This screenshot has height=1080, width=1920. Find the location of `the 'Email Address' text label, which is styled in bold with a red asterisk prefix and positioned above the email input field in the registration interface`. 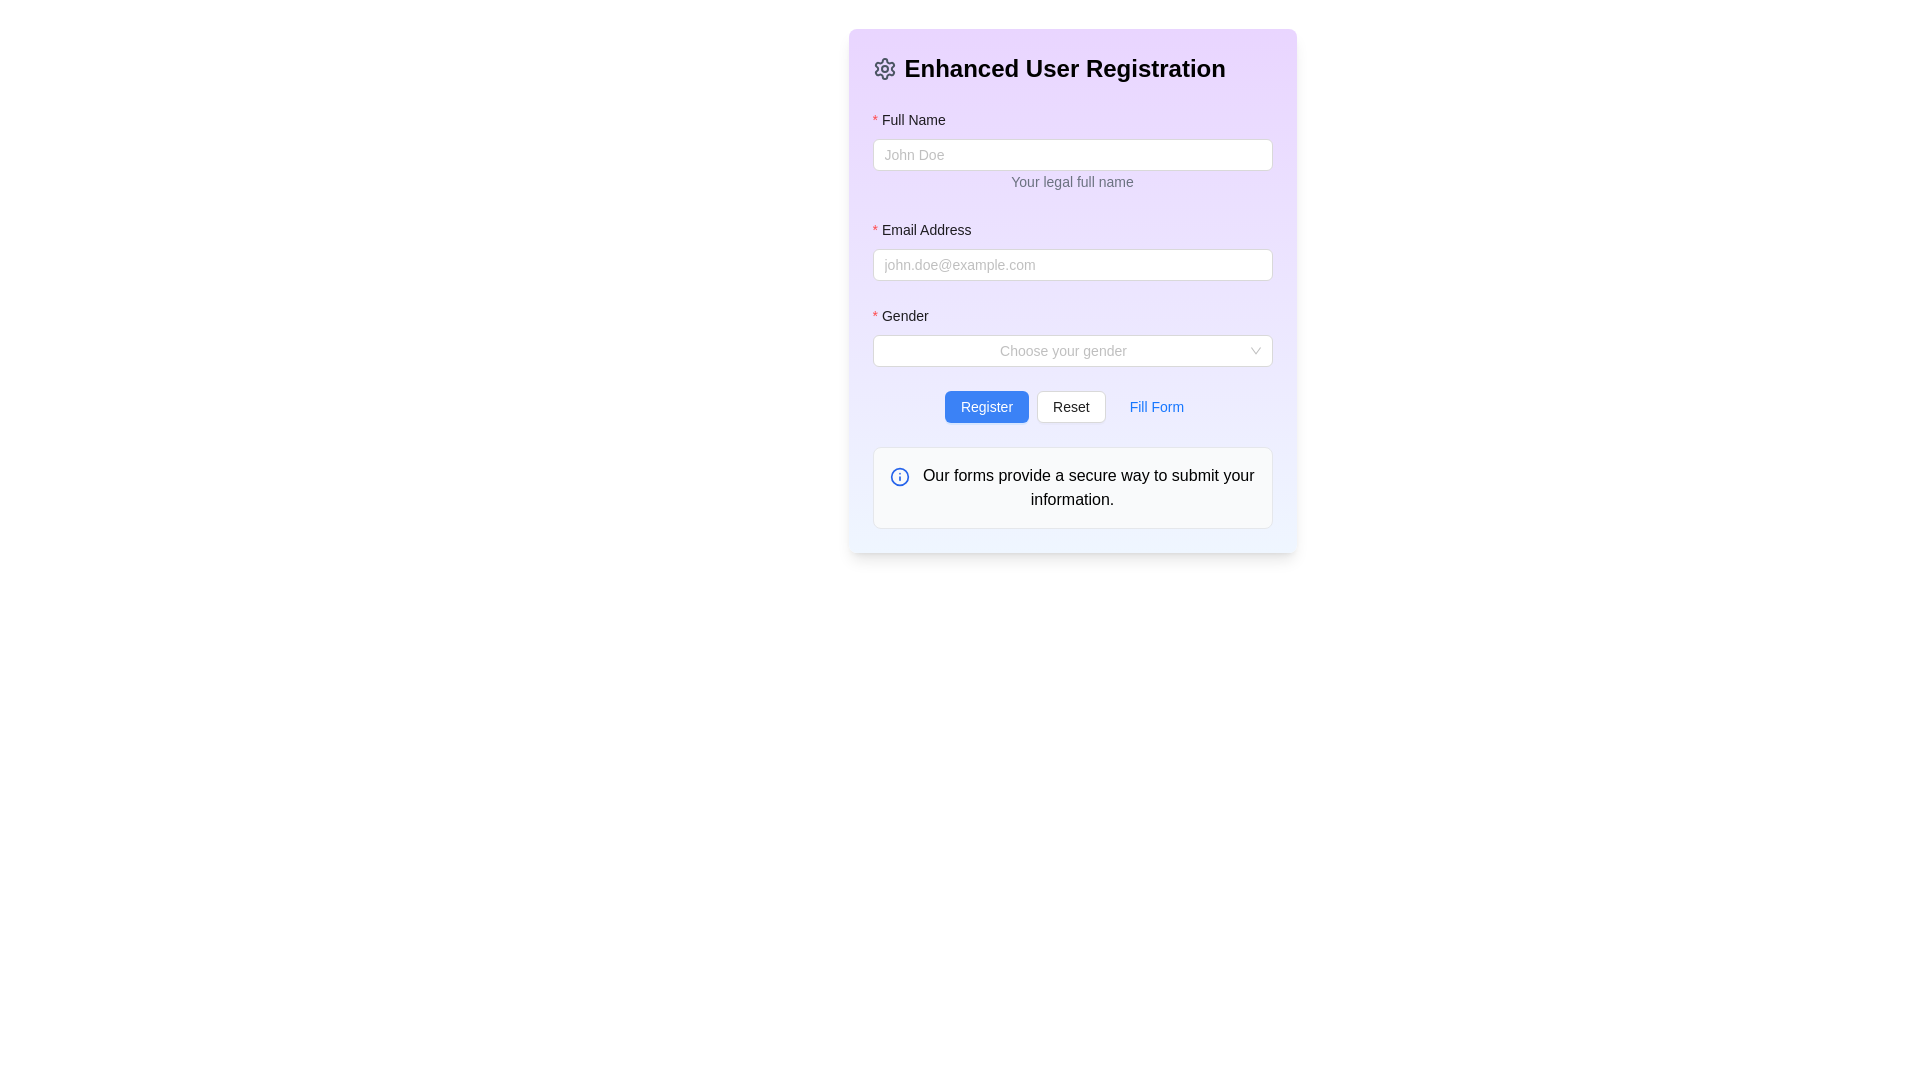

the 'Email Address' text label, which is styled in bold with a red asterisk prefix and positioned above the email input field in the registration interface is located at coordinates (927, 229).